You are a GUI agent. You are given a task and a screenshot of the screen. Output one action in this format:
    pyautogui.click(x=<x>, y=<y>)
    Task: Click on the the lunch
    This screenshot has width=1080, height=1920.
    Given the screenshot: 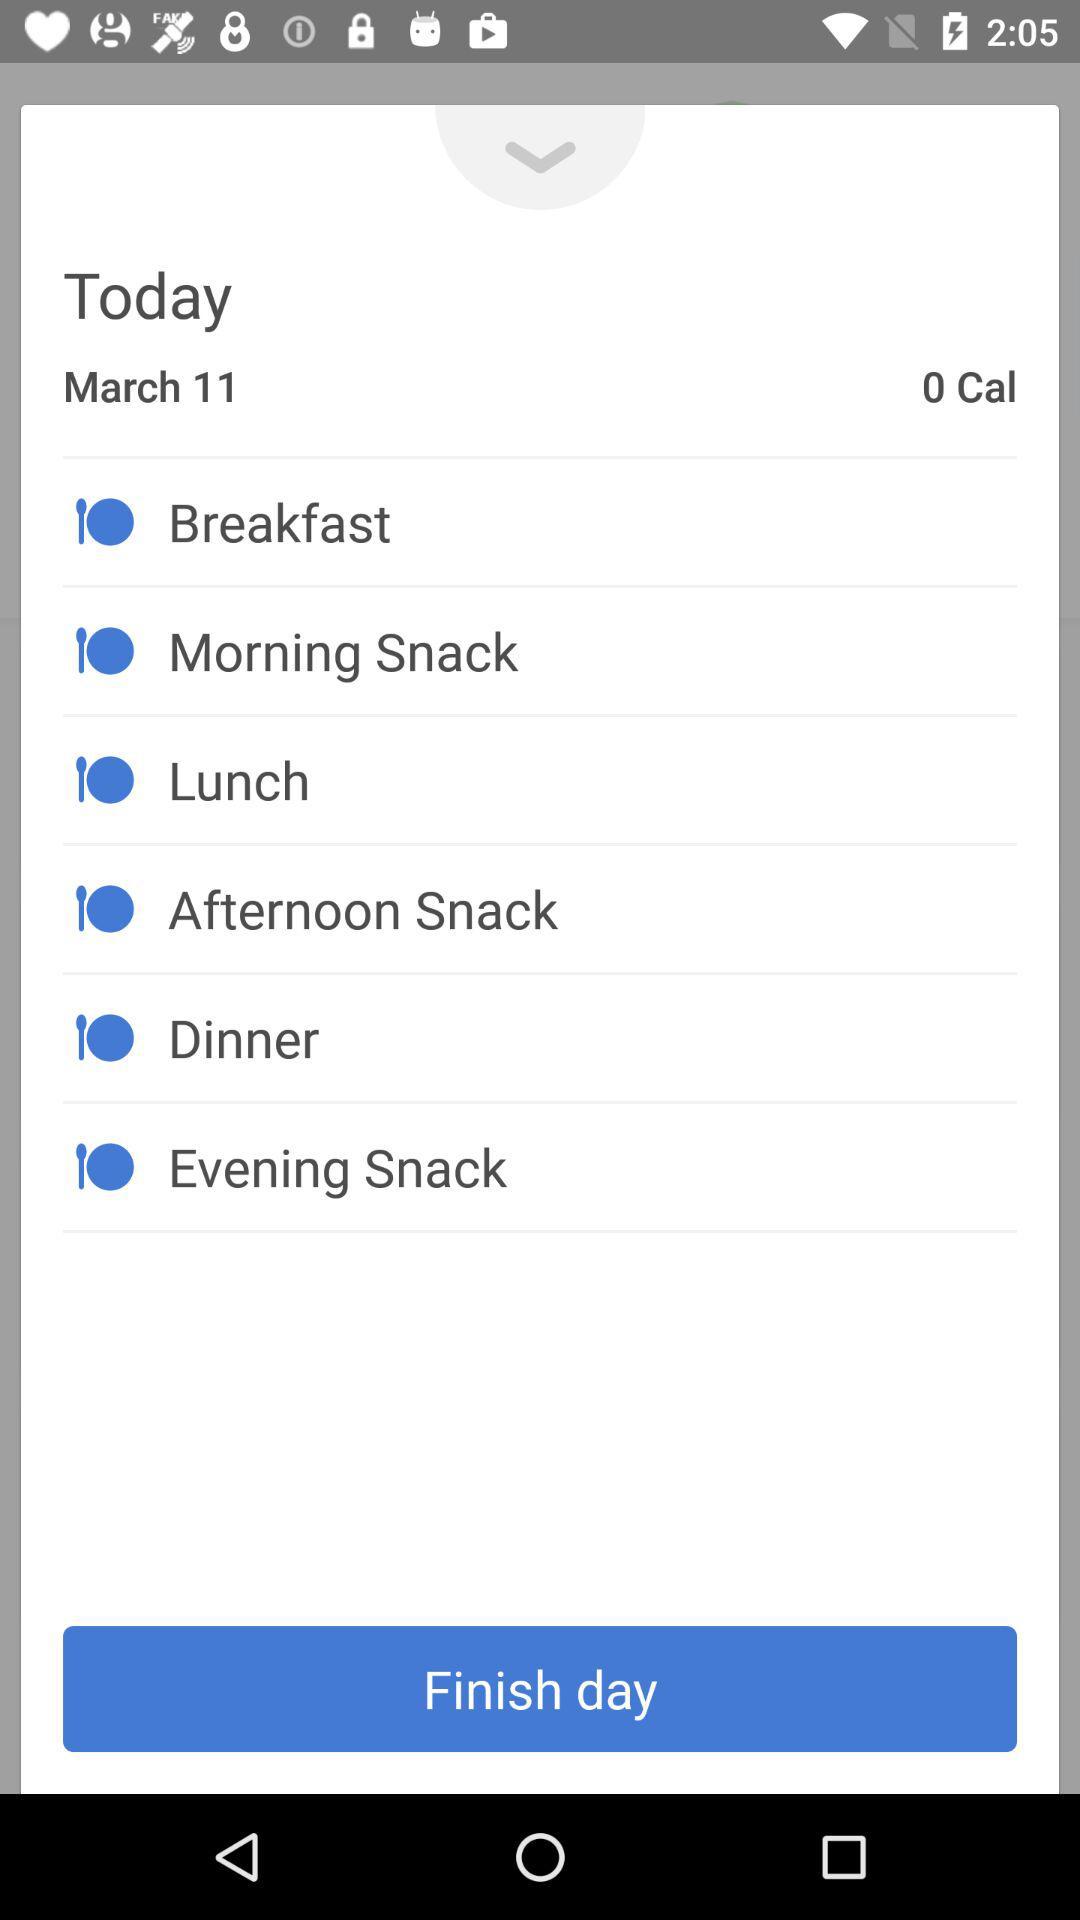 What is the action you would take?
    pyautogui.click(x=591, y=778)
    